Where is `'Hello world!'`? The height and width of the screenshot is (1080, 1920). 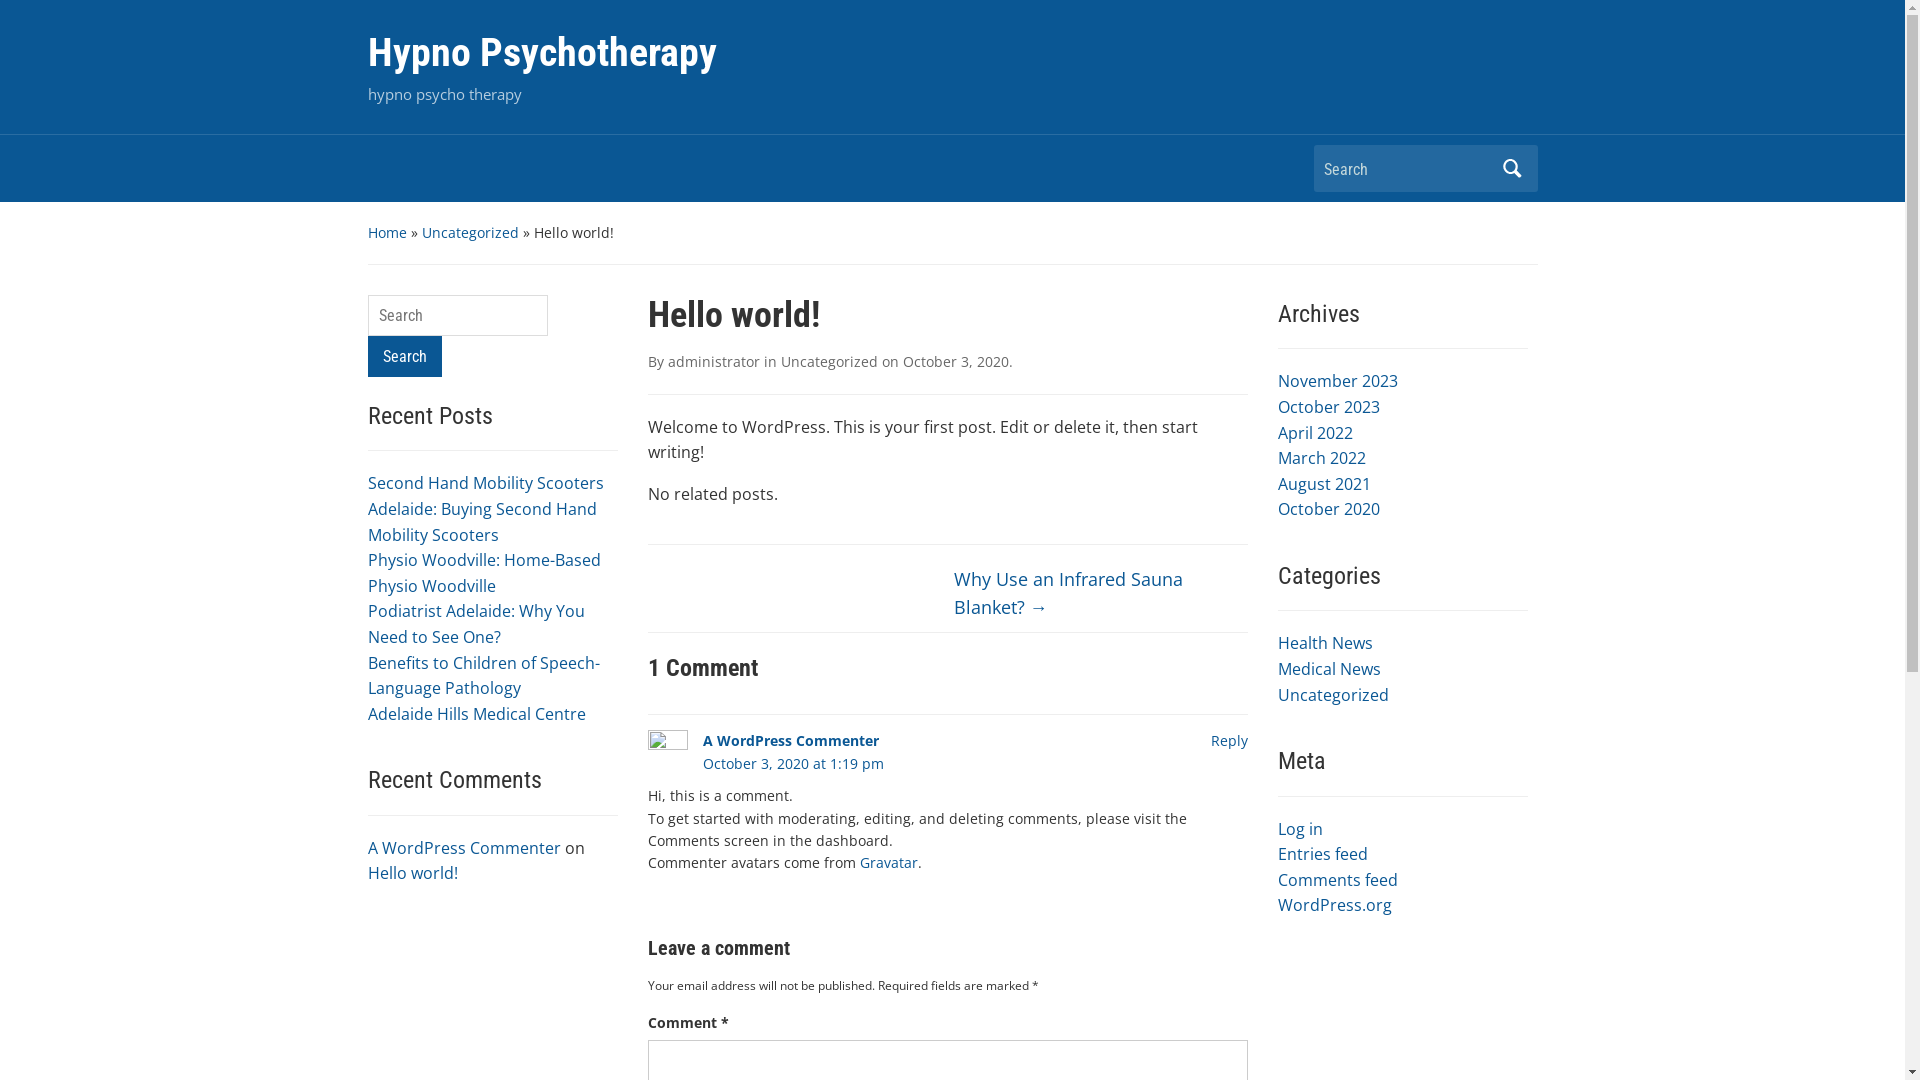
'Hello world!' is located at coordinates (411, 871).